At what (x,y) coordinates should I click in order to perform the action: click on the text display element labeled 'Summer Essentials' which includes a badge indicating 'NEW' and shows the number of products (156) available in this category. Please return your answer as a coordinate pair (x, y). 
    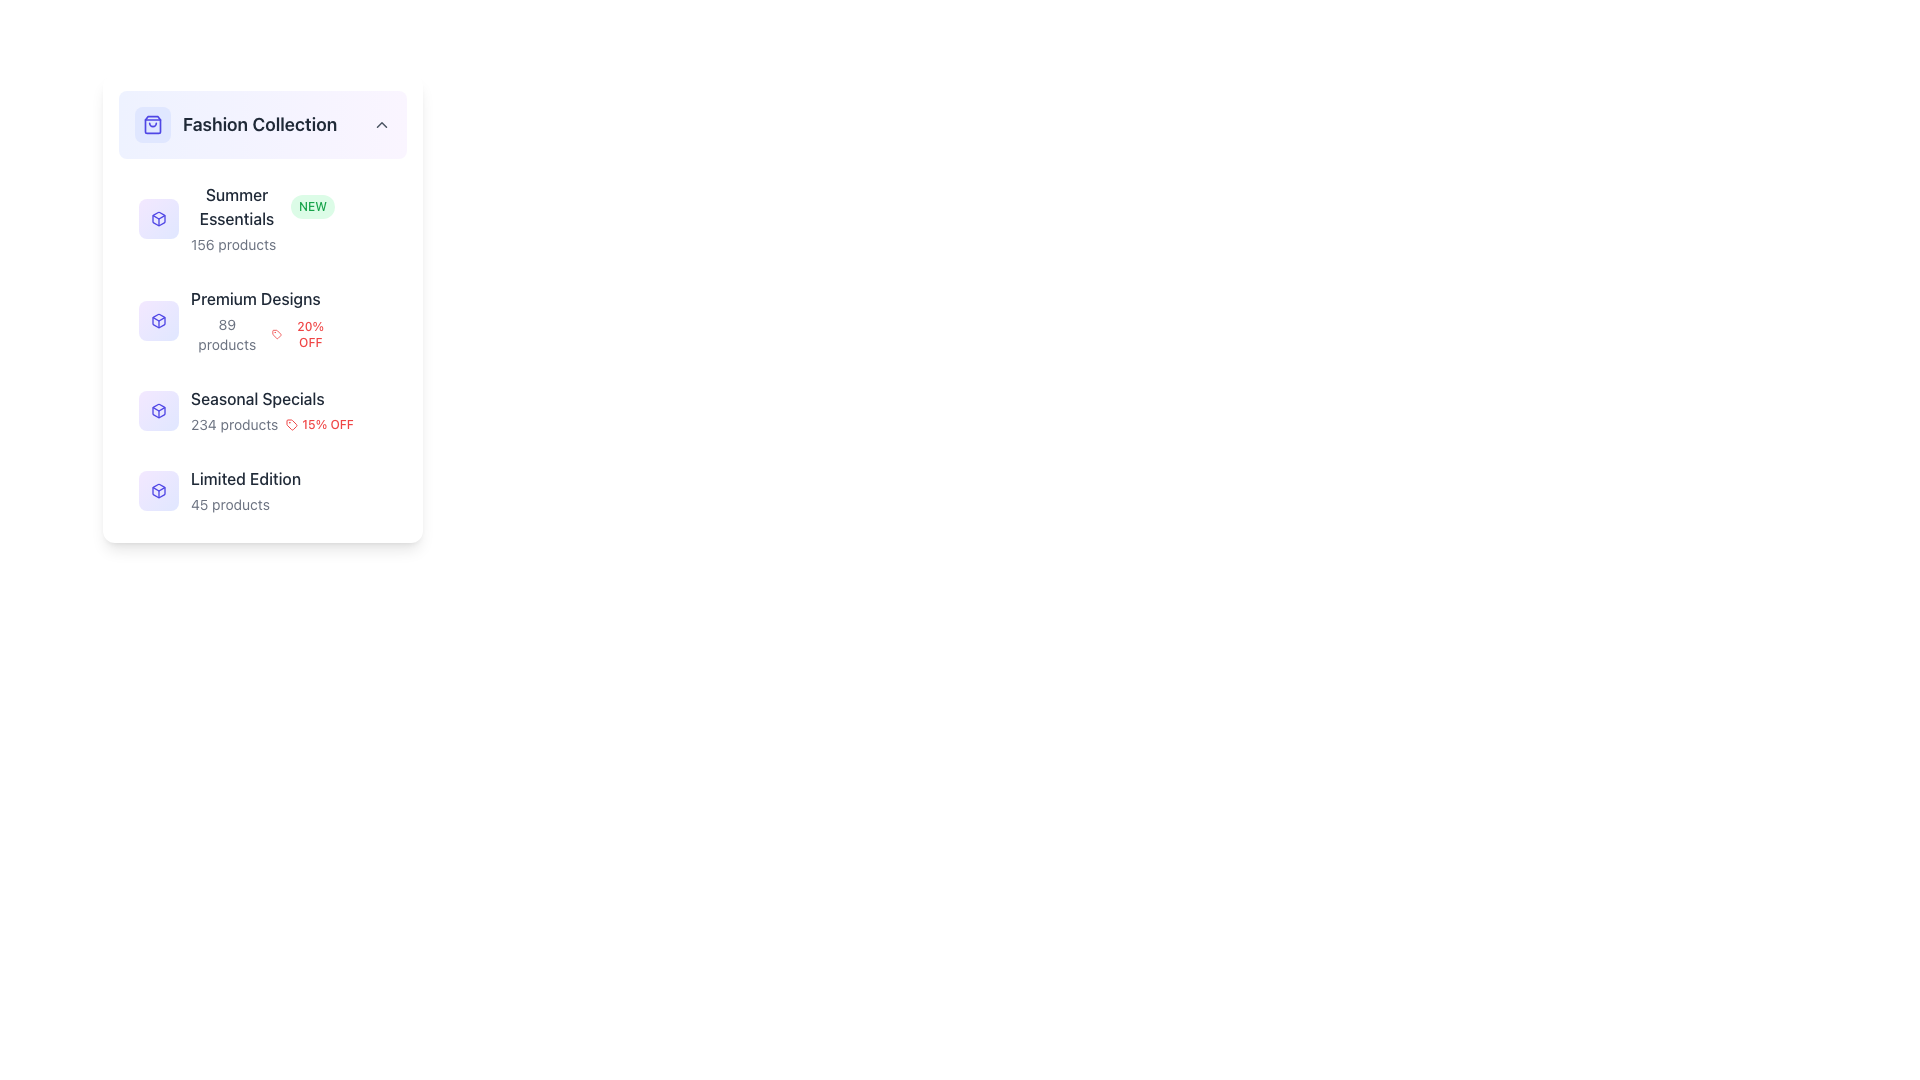
    Looking at the image, I should click on (236, 219).